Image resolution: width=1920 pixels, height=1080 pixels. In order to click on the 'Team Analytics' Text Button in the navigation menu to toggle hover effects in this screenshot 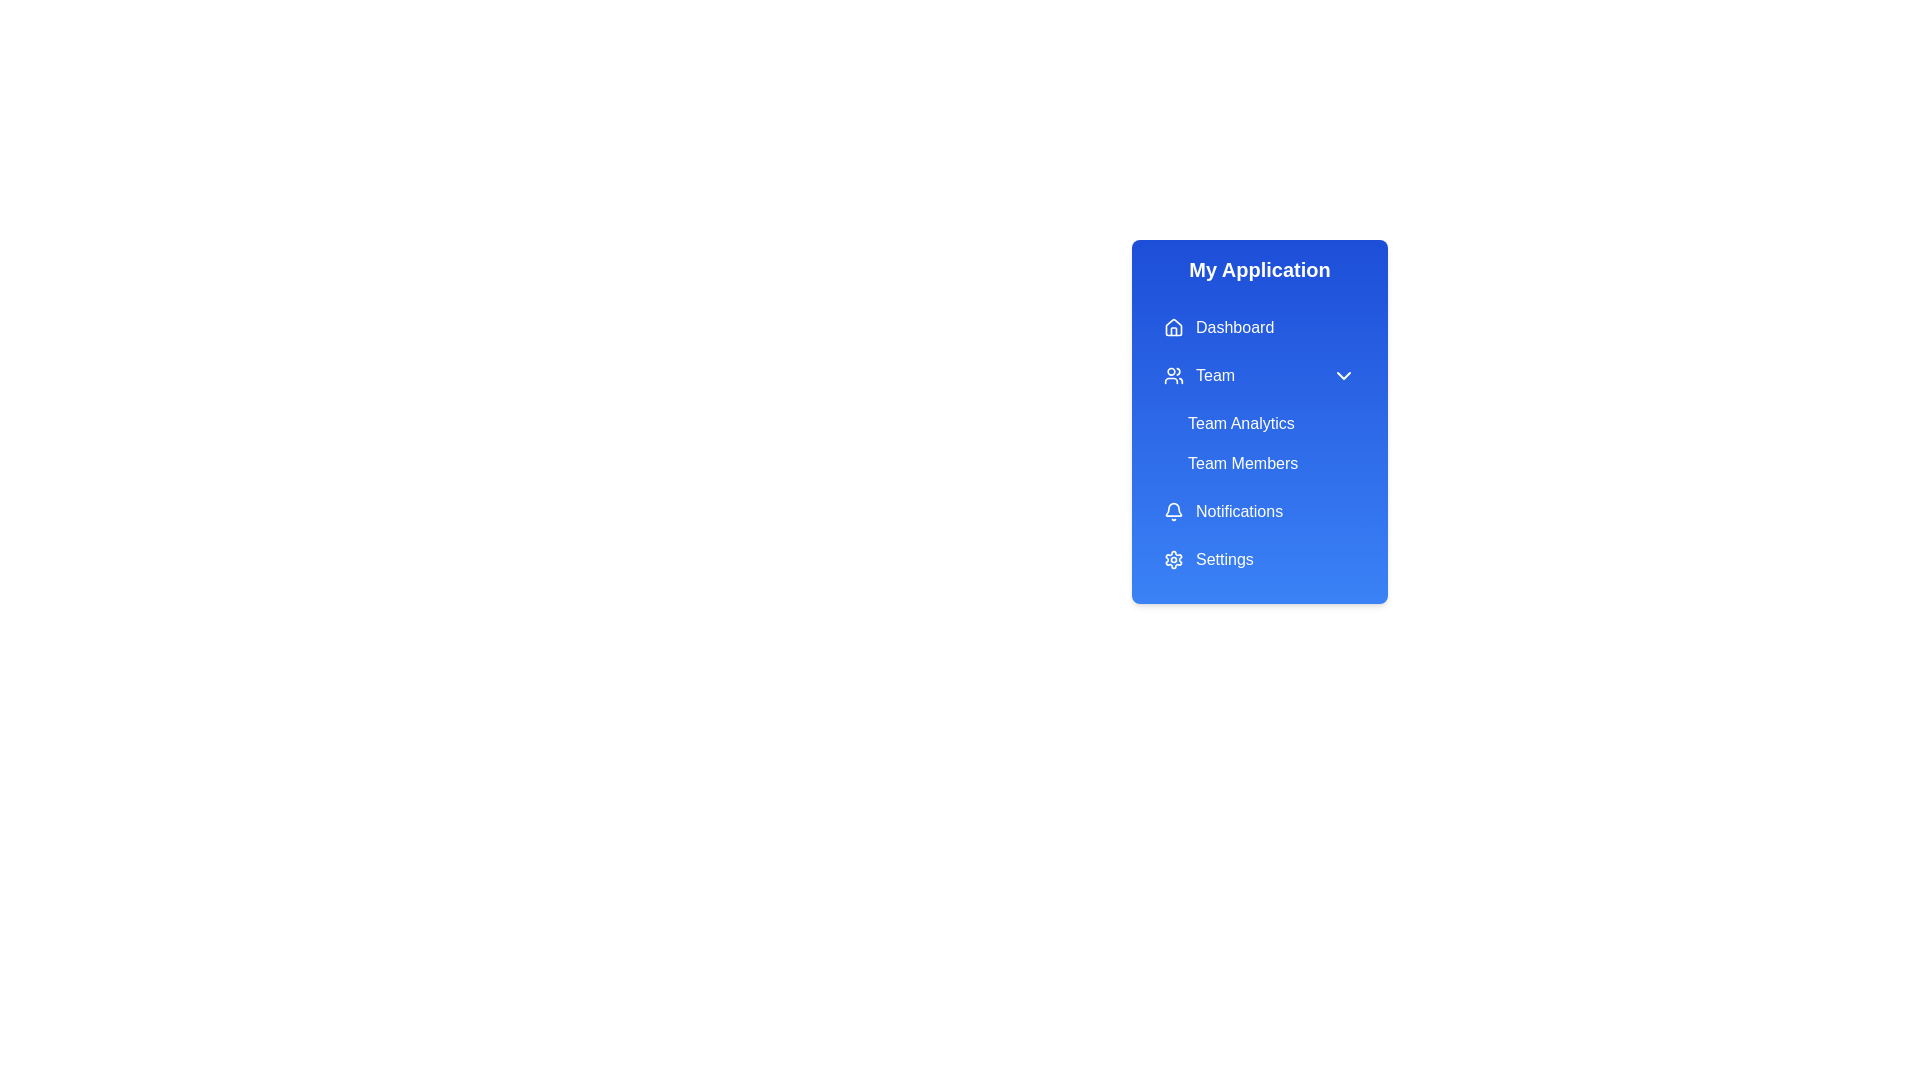, I will do `click(1271, 423)`.